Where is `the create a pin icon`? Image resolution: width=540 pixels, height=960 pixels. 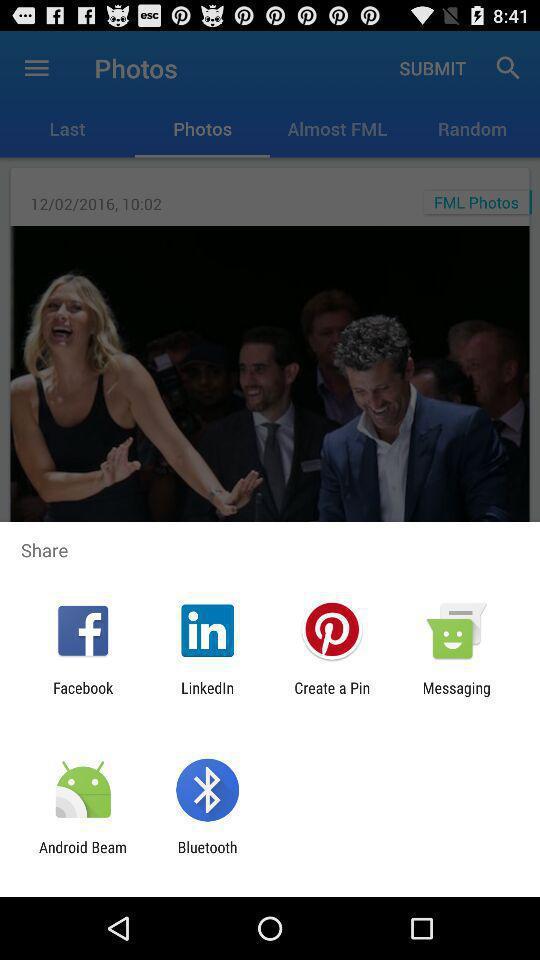
the create a pin icon is located at coordinates (332, 696).